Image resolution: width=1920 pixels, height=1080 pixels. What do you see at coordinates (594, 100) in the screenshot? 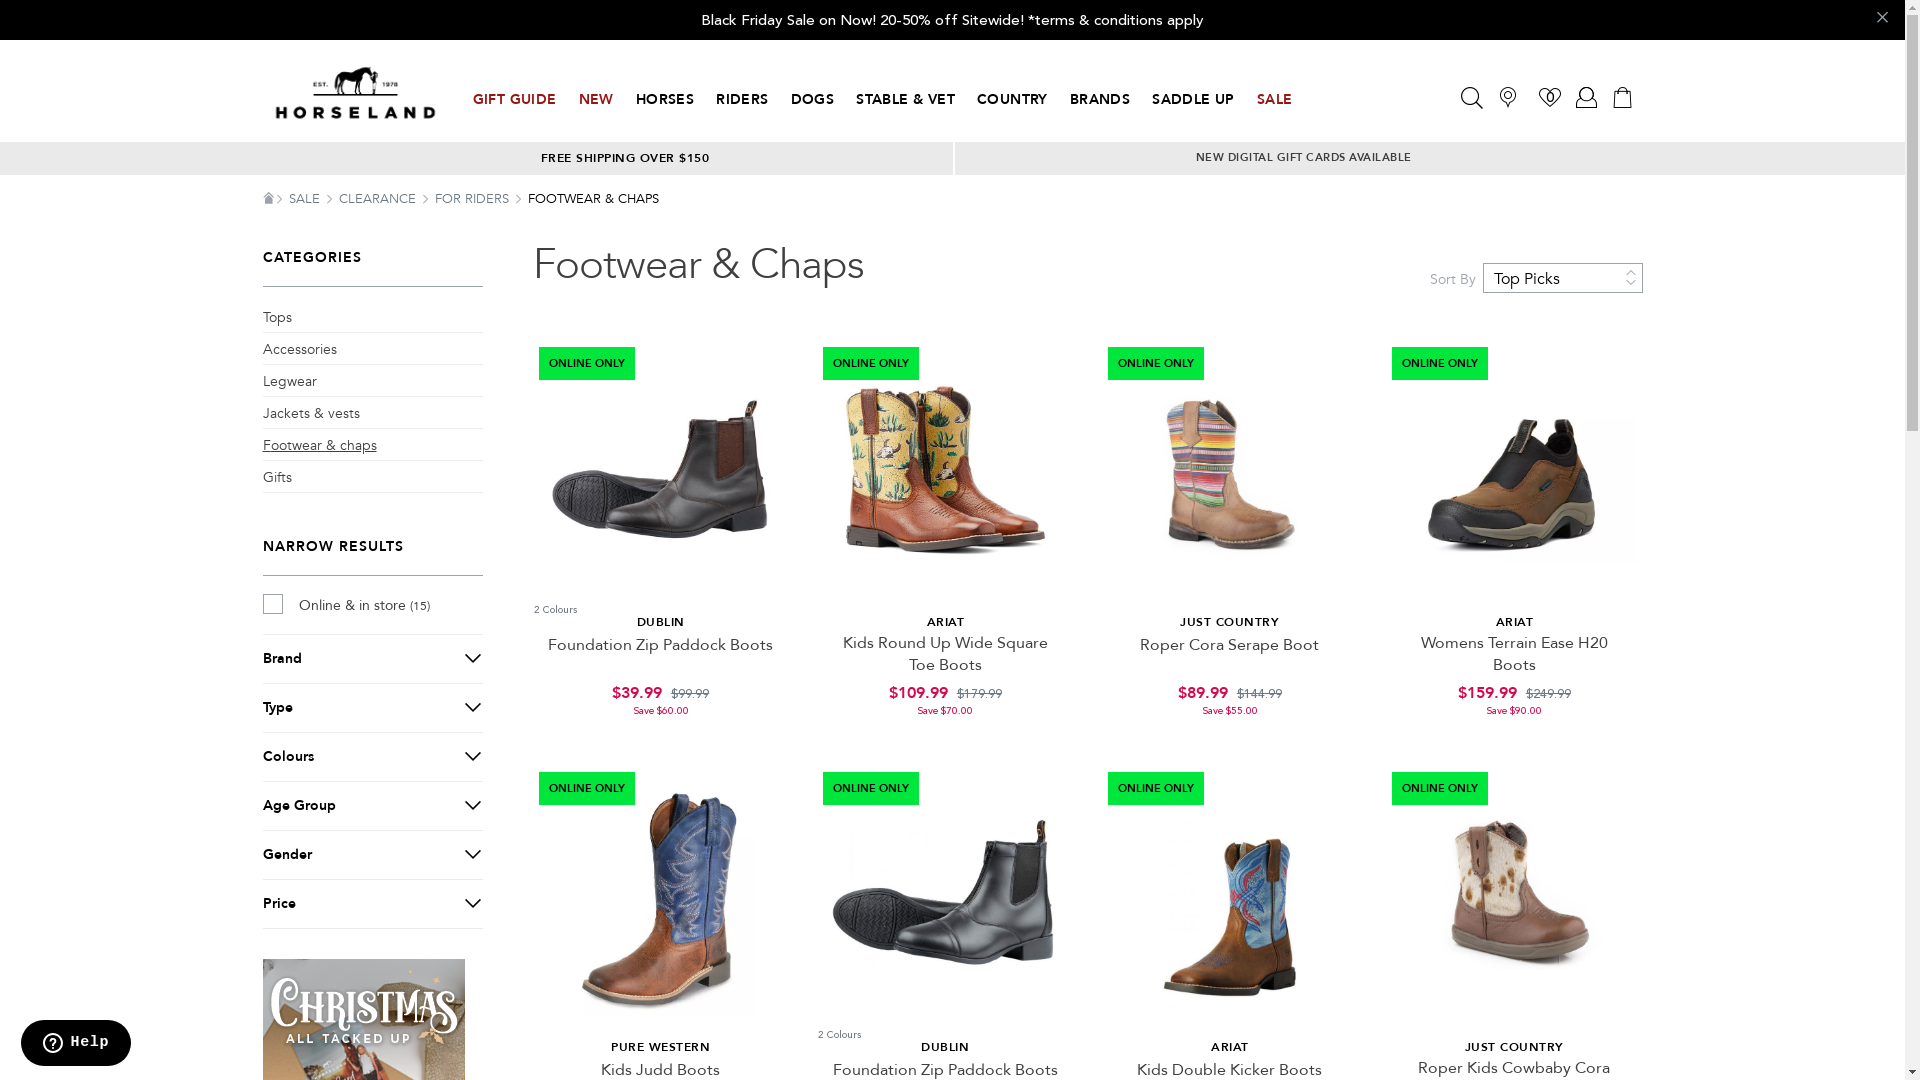
I see `'NEW'` at bounding box center [594, 100].